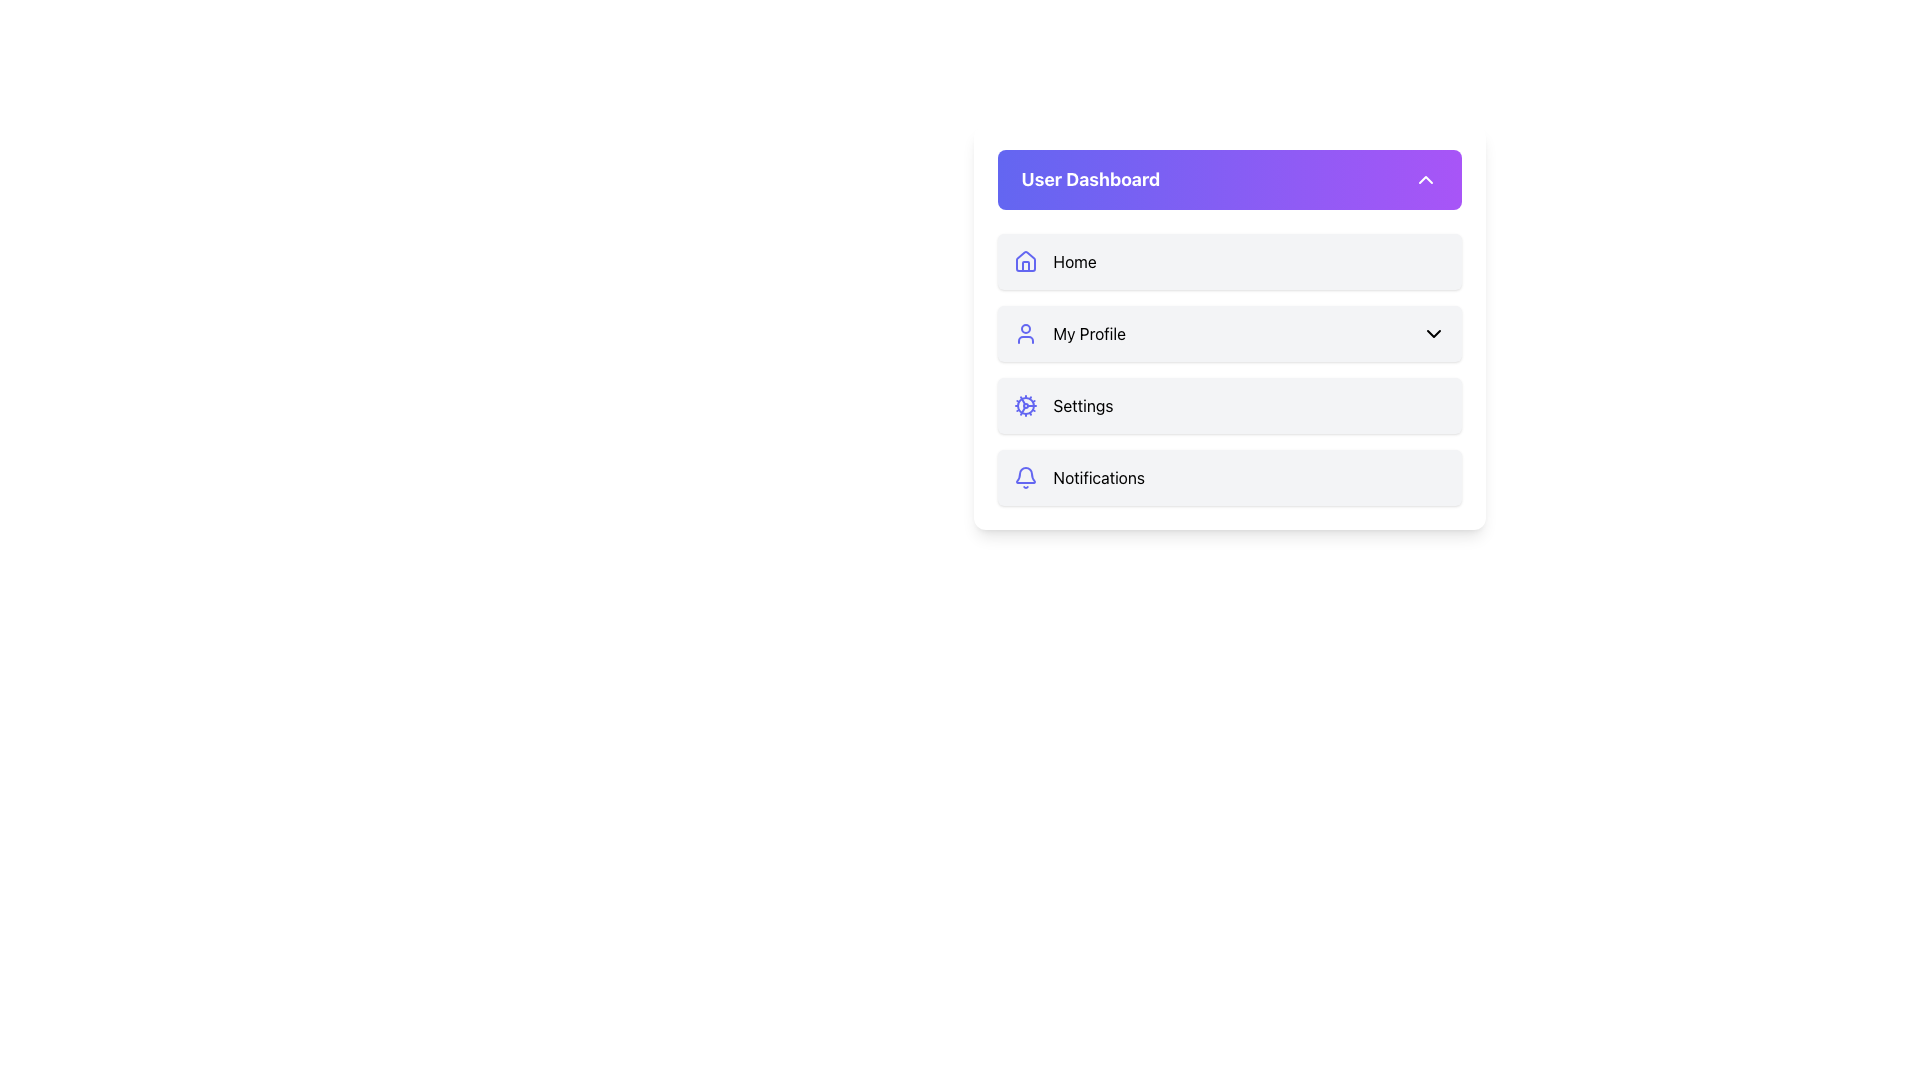  What do you see at coordinates (1025, 333) in the screenshot?
I see `the decorative icon representing the 'My Profile' menu item, which is located immediately to the left of the 'My Profile' text` at bounding box center [1025, 333].